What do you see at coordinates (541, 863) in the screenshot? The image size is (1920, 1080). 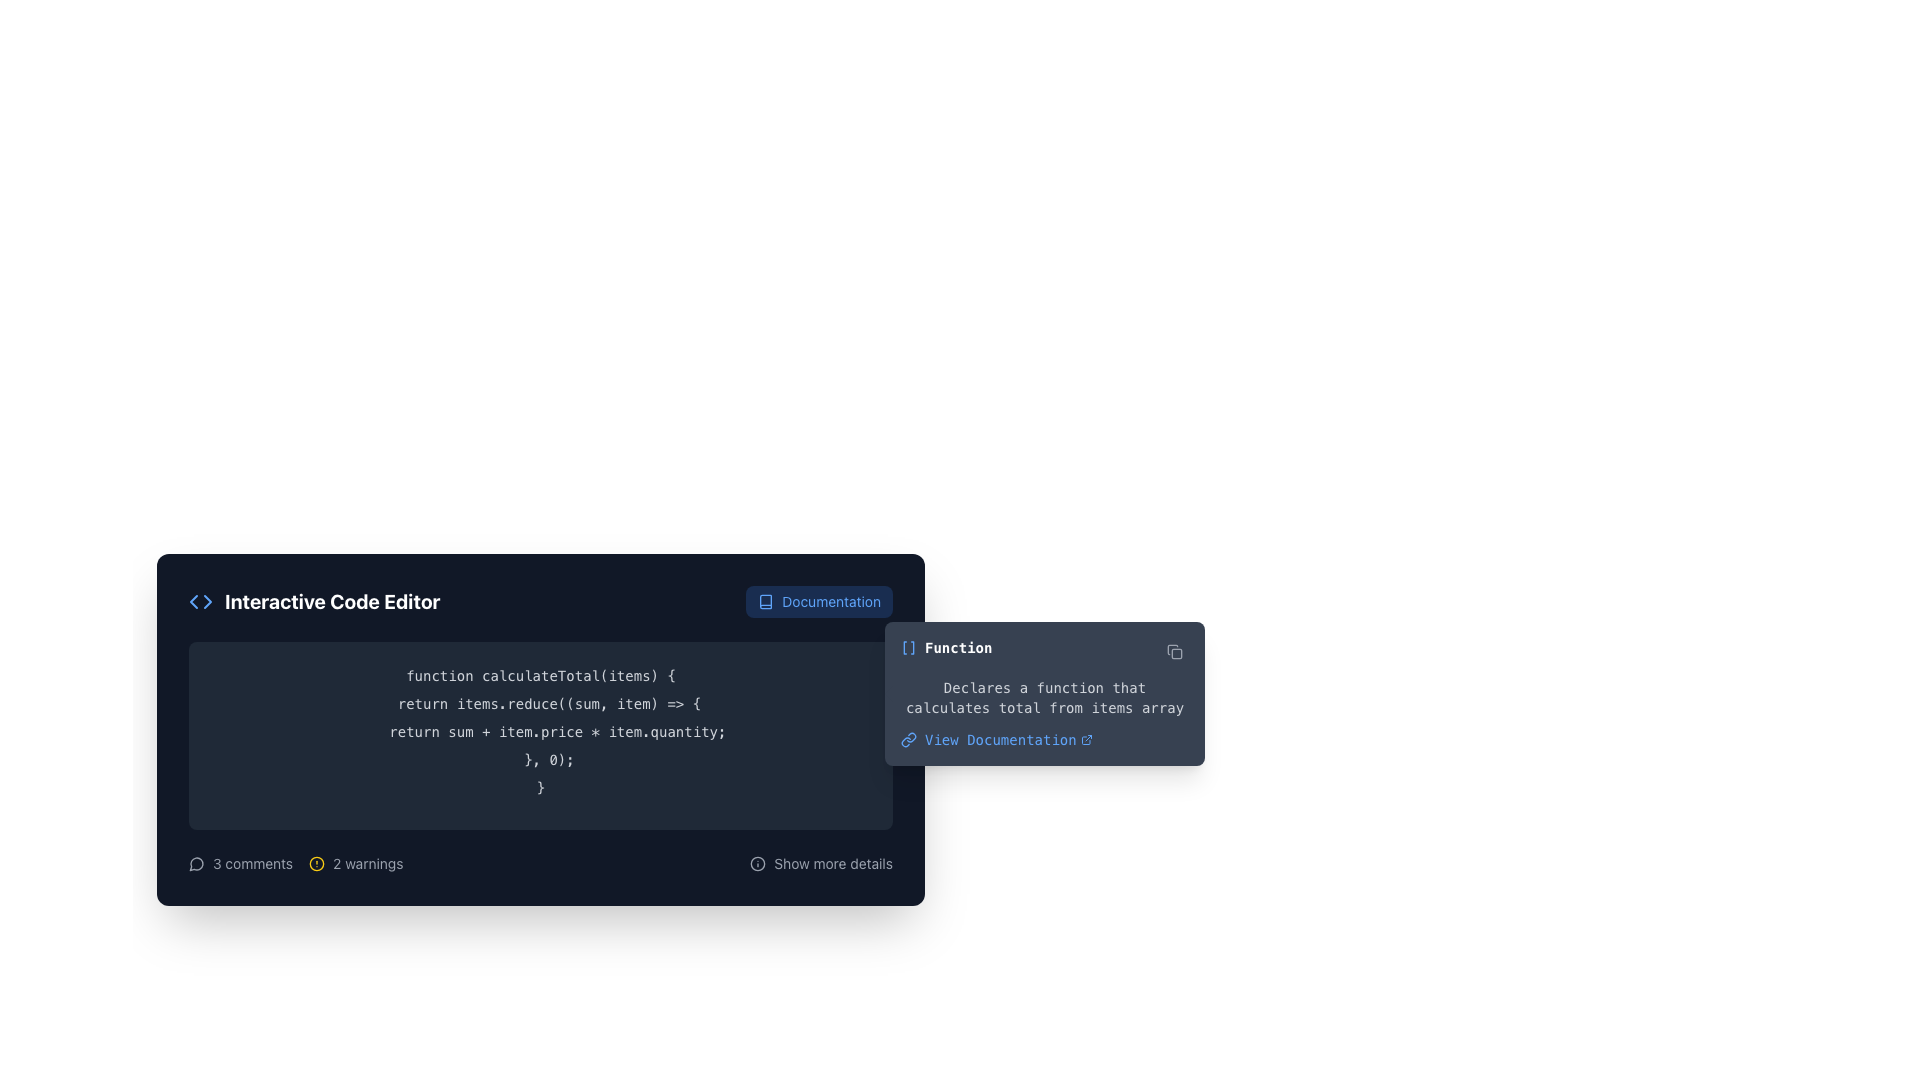 I see `displayed counts of comments and warnings from the Informational bar located at the bottom of the Interactive Code Editor` at bounding box center [541, 863].